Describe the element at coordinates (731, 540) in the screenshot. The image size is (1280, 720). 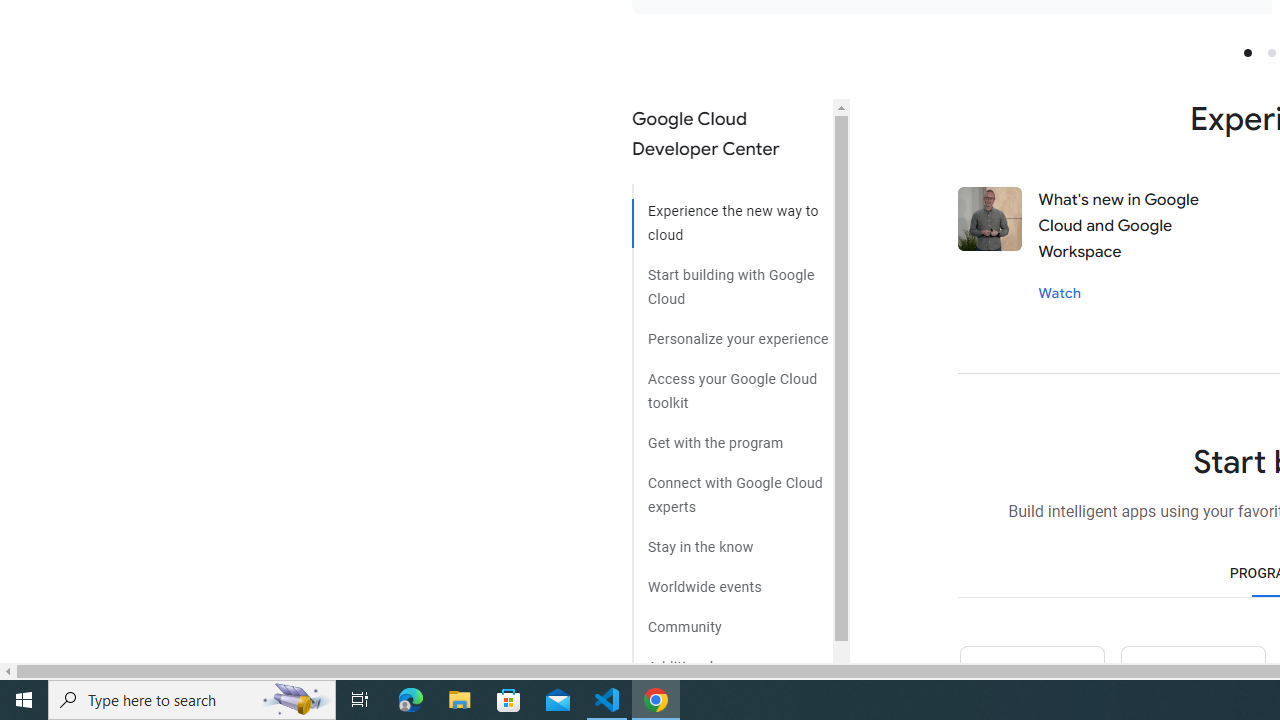
I see `'Stay in the know'` at that location.